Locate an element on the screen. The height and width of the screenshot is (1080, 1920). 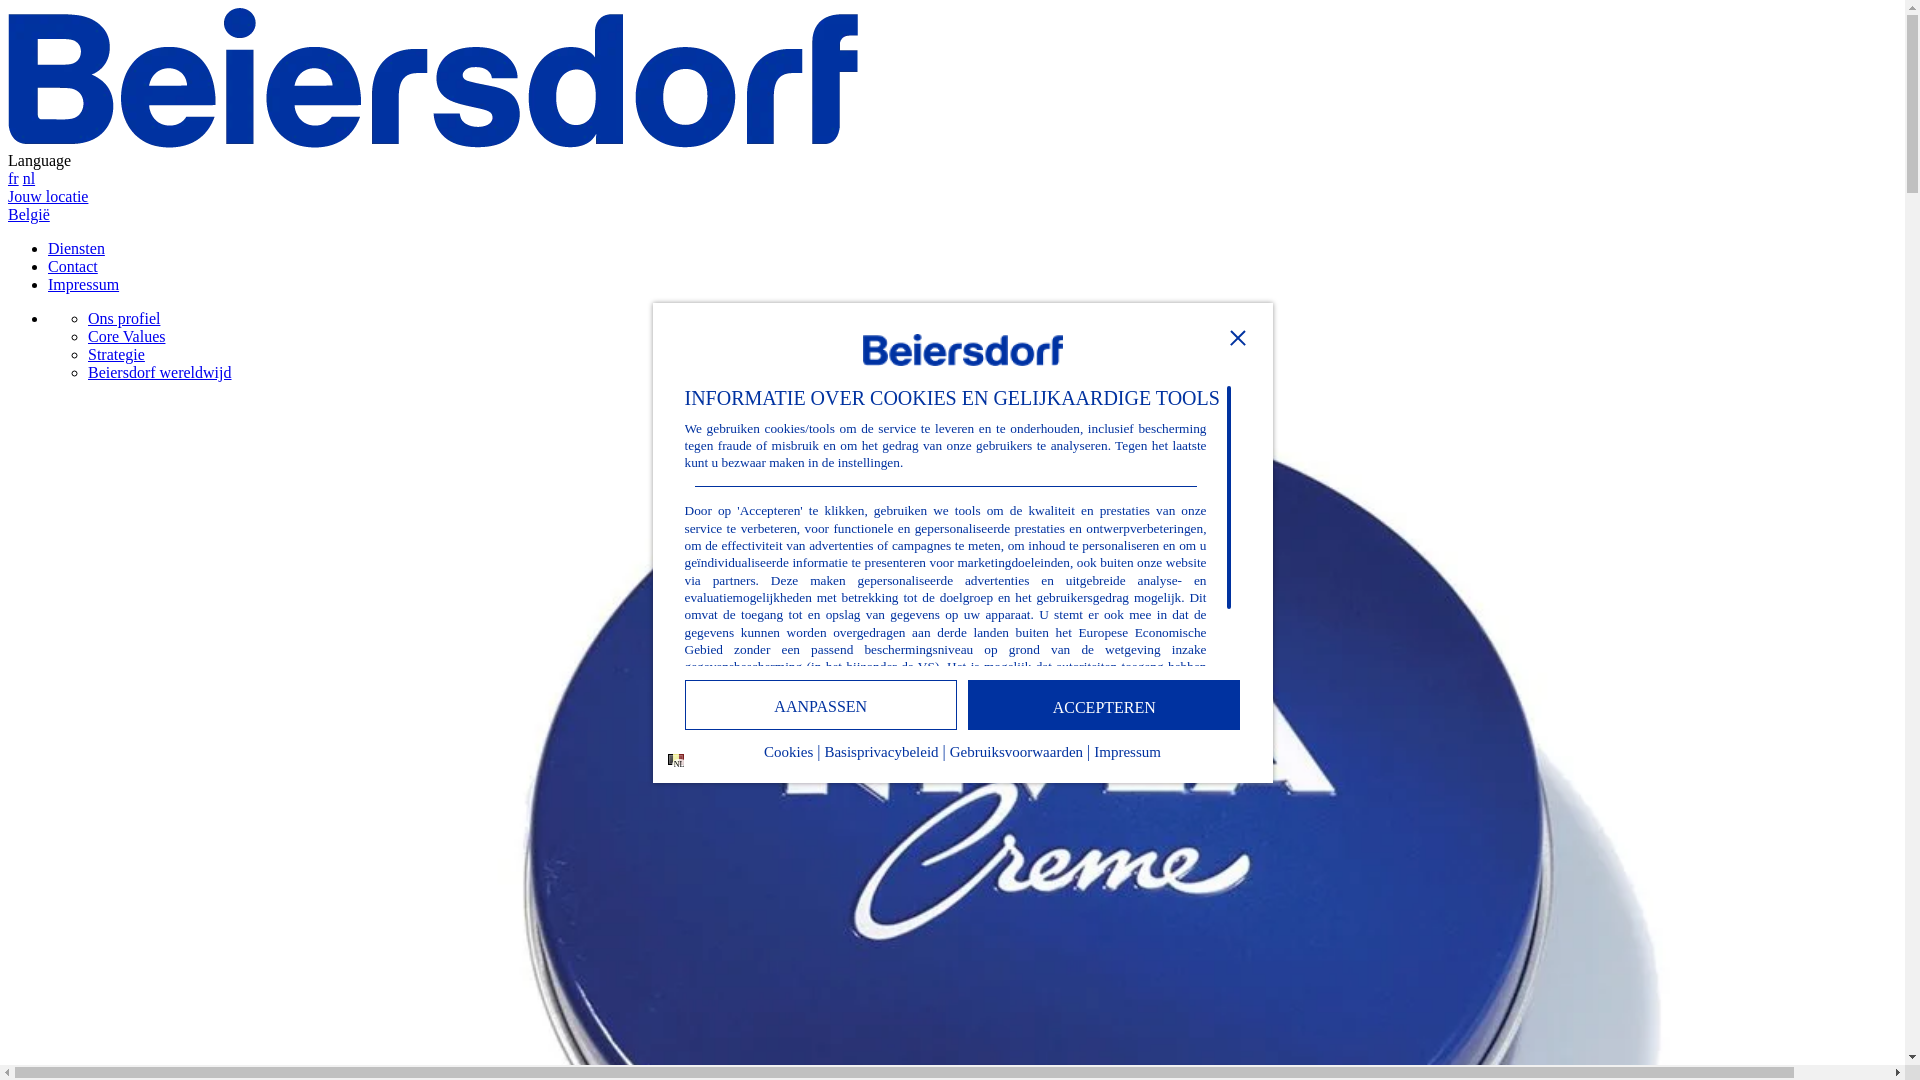
'Gebruiksvoorwaarden' is located at coordinates (949, 757).